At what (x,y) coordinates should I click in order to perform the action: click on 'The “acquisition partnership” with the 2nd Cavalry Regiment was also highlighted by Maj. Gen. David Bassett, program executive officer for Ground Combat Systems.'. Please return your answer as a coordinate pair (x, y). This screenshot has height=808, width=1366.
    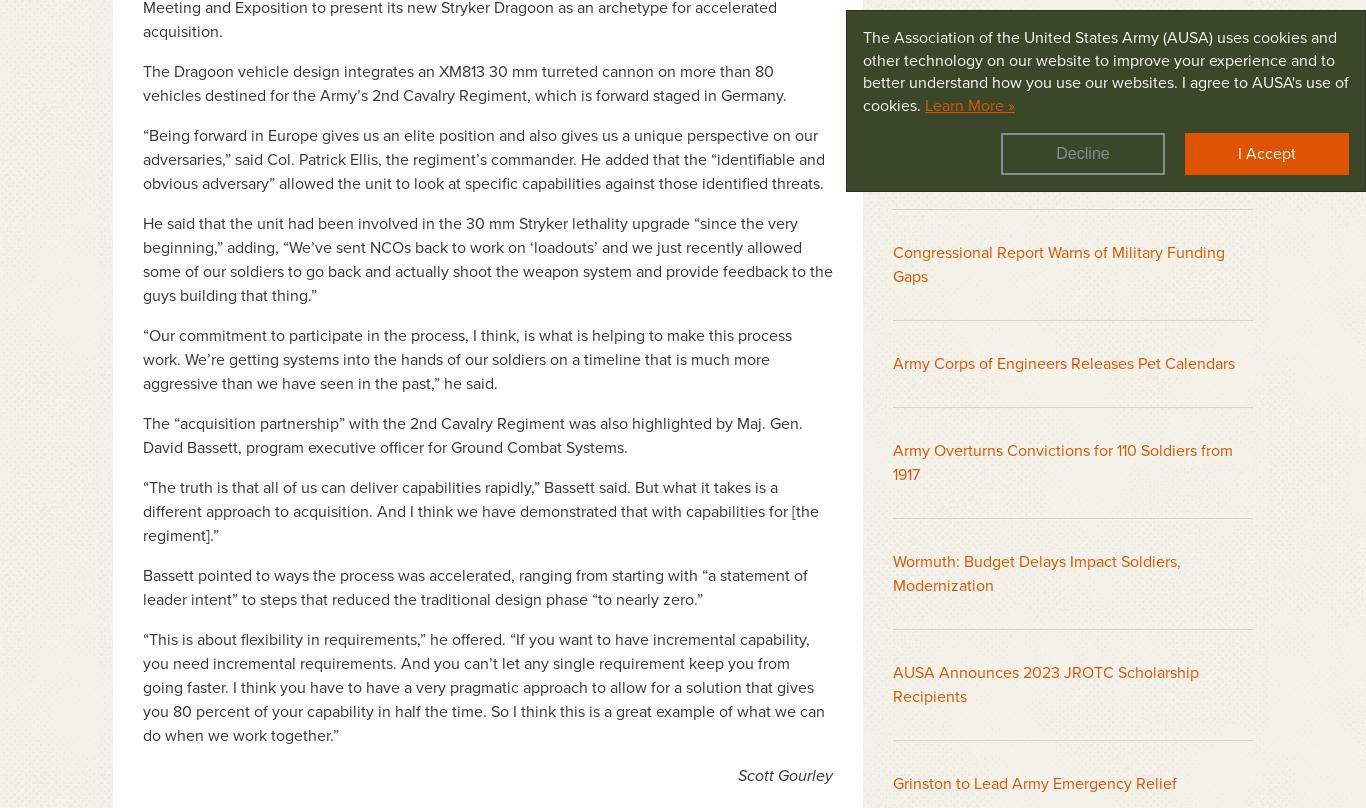
    Looking at the image, I should click on (473, 435).